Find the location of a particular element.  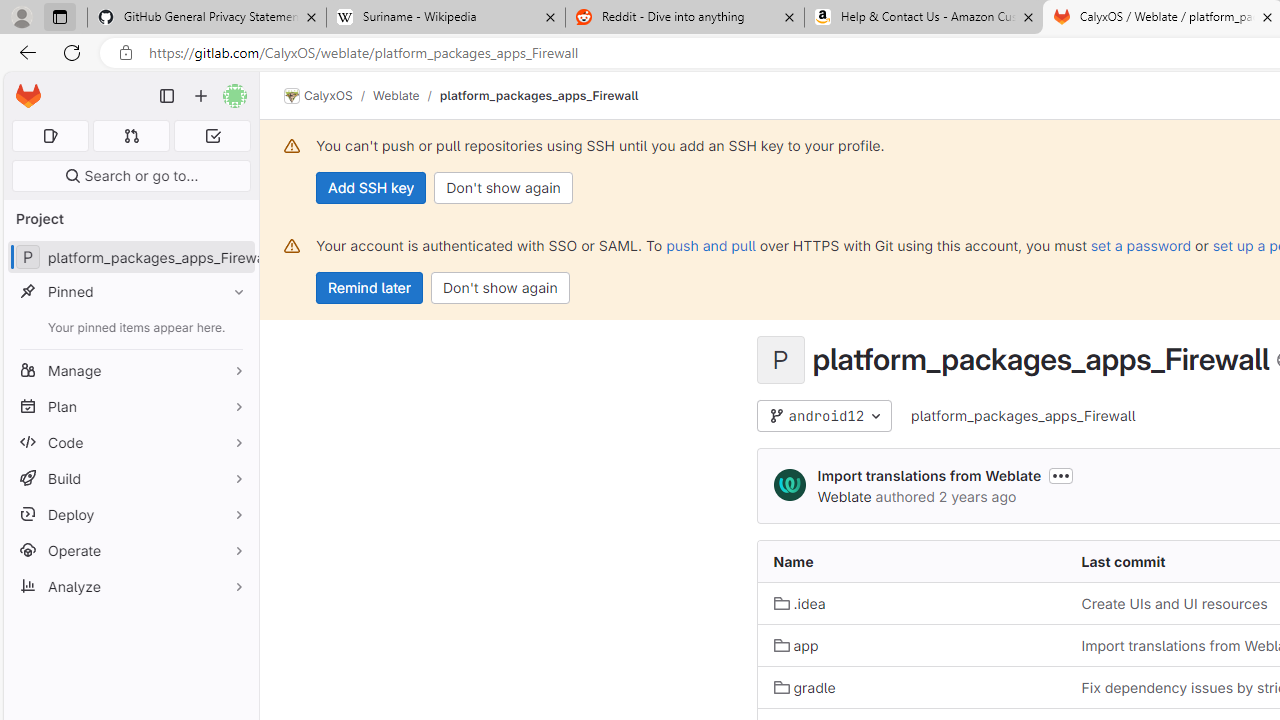

'Create UIs and UI resources' is located at coordinates (1175, 602).